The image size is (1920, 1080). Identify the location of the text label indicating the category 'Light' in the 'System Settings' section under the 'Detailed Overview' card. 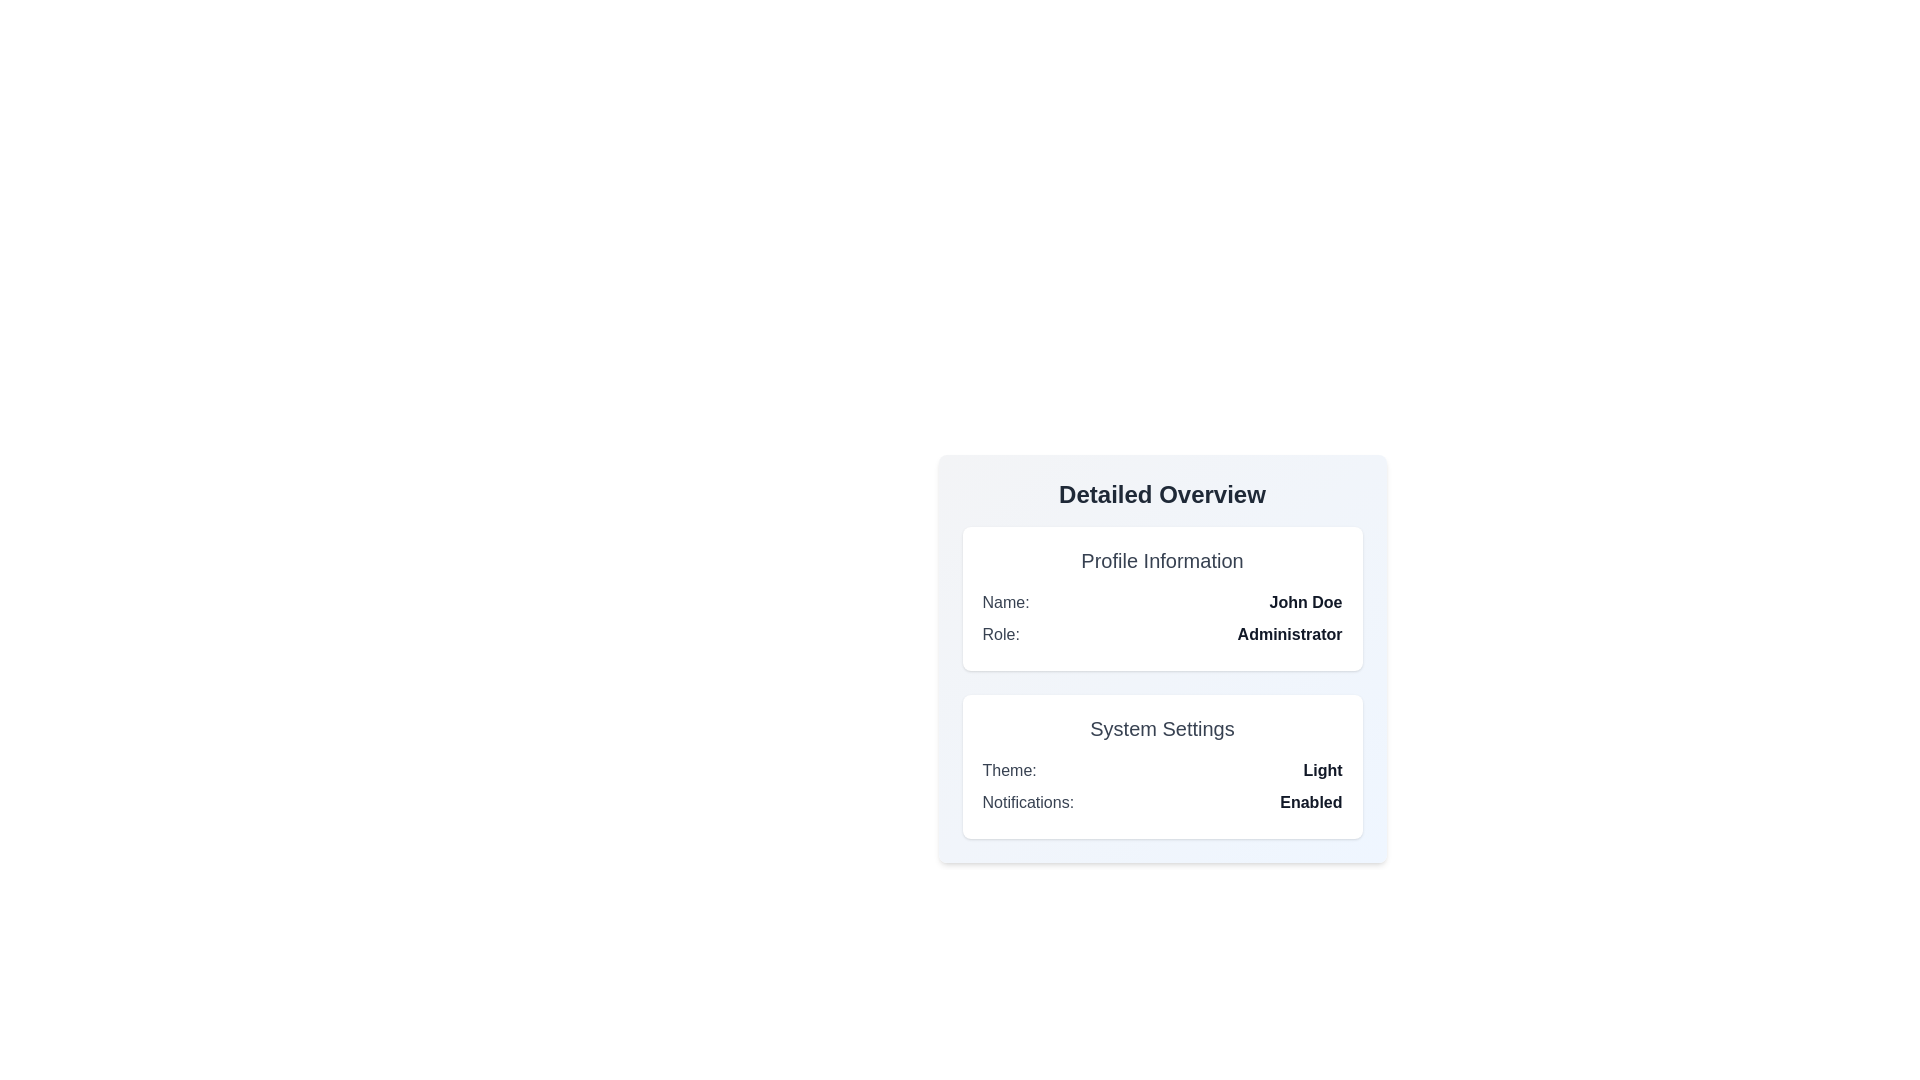
(1009, 770).